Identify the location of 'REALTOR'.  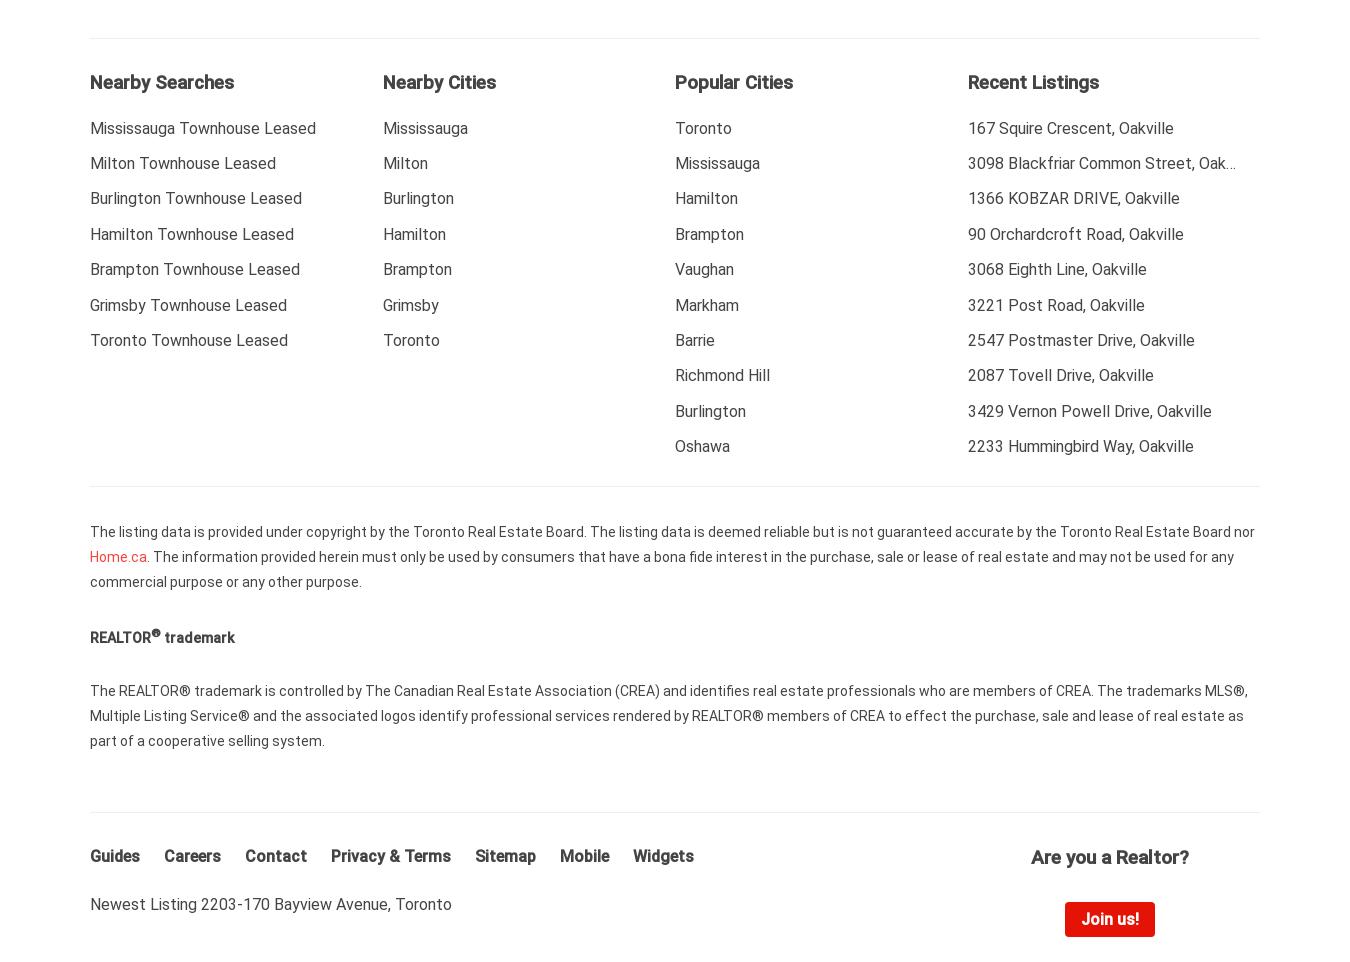
(120, 637).